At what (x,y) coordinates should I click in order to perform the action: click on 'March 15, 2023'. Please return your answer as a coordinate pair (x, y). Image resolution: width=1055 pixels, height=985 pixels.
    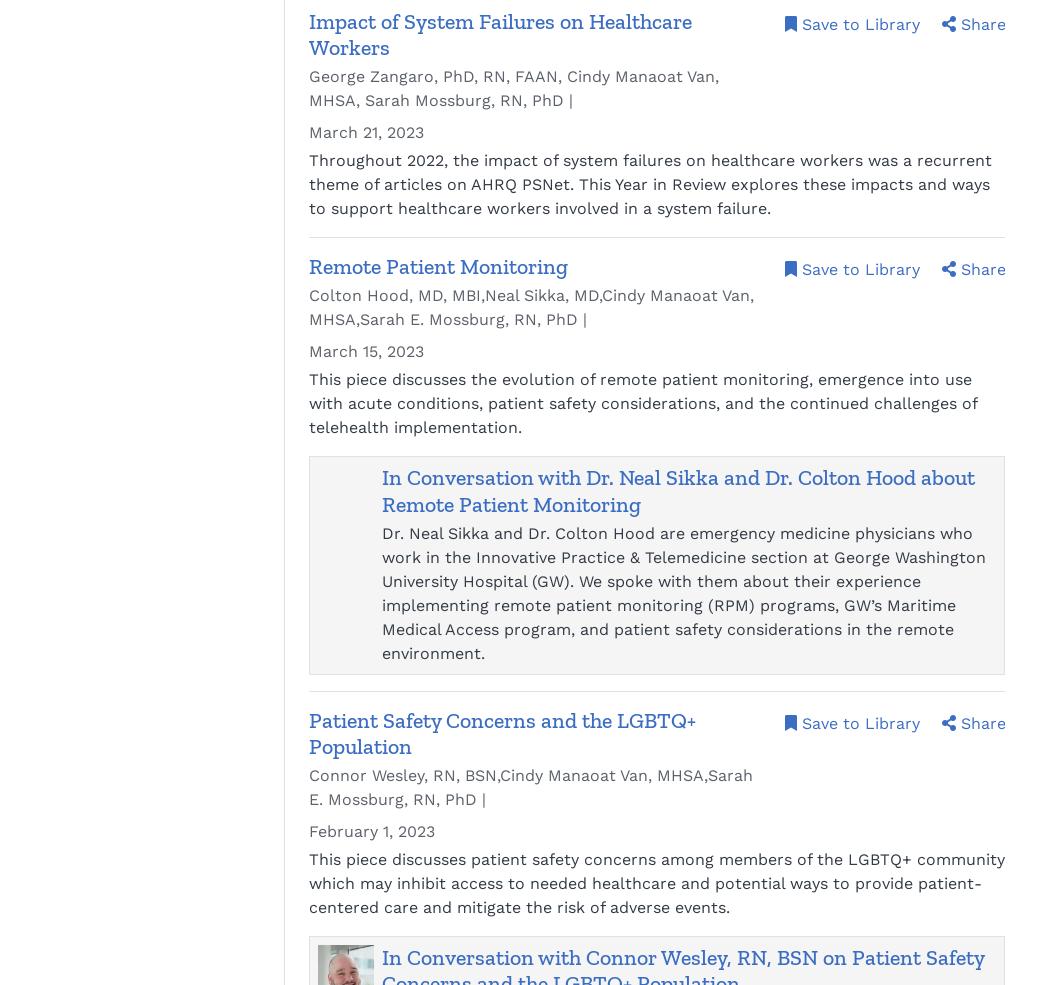
    Looking at the image, I should click on (366, 351).